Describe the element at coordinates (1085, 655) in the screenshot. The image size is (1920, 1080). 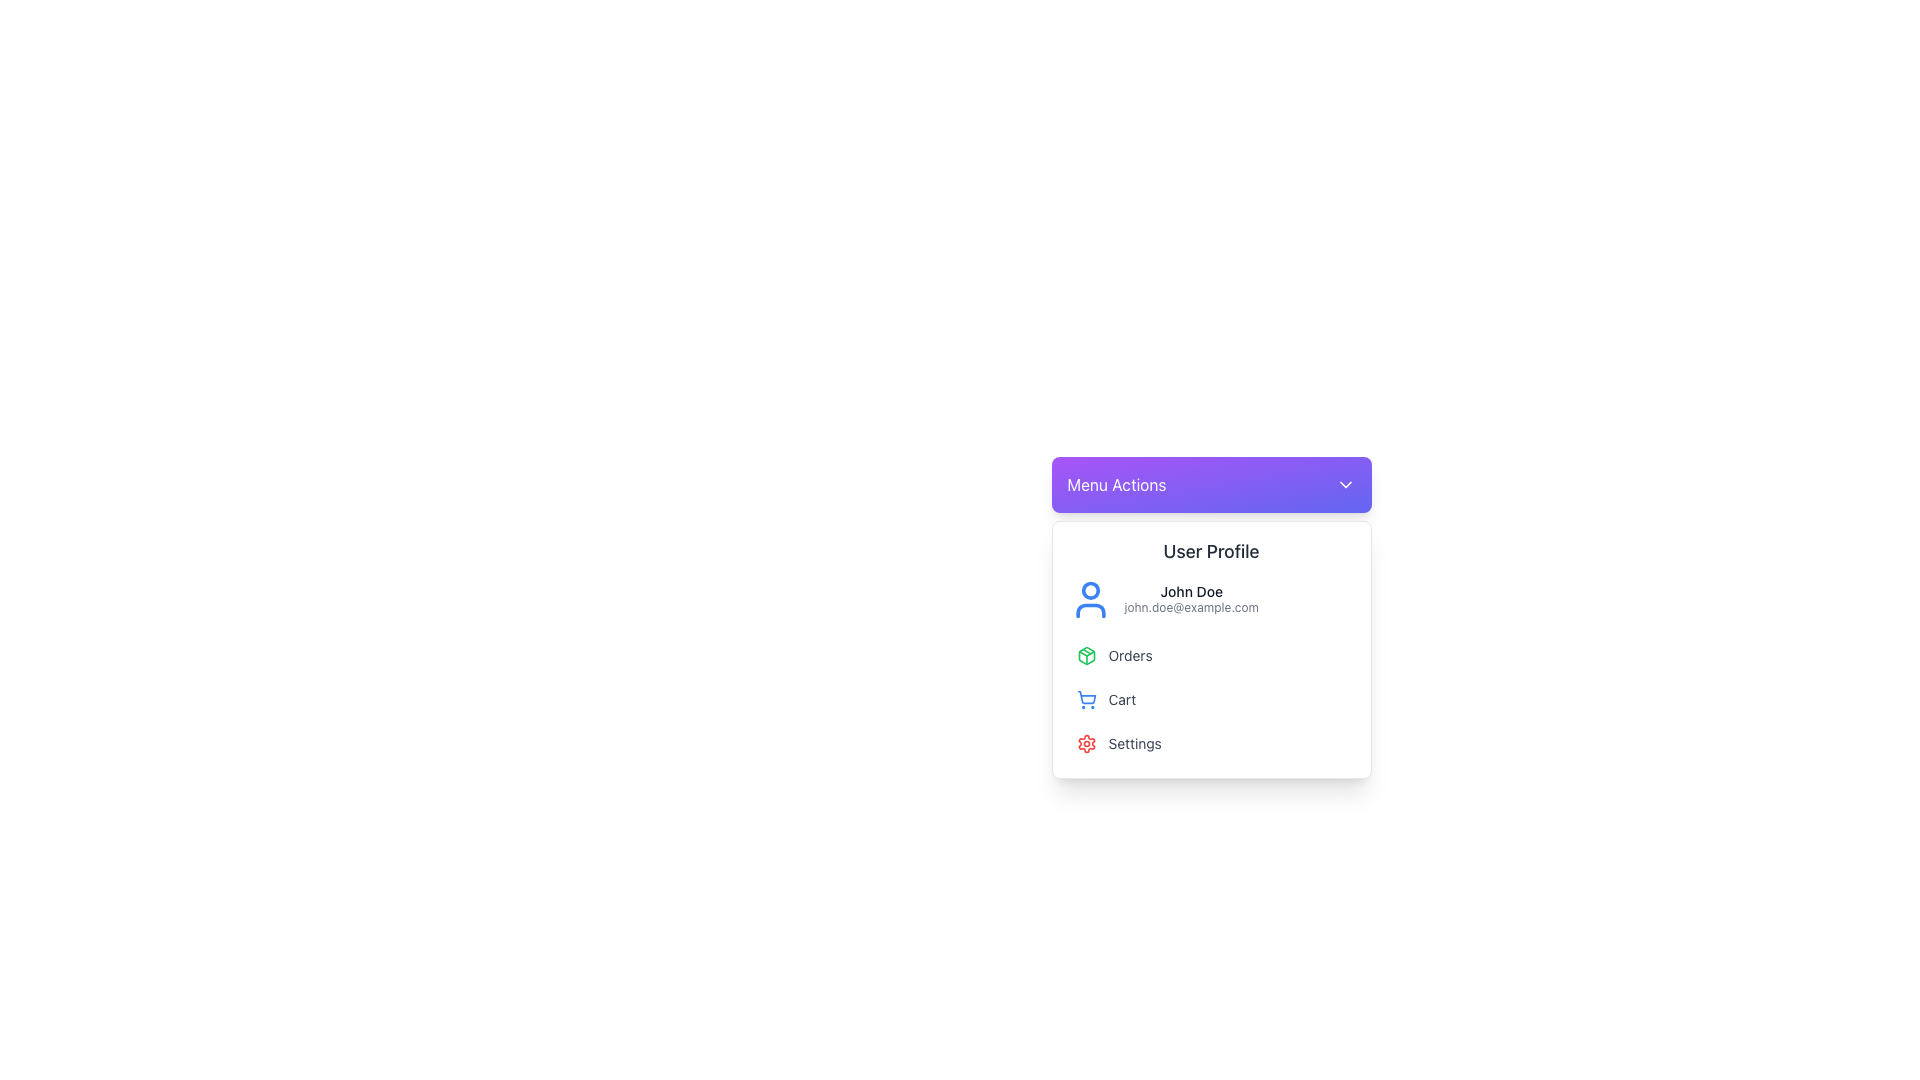
I see `the decorative icon for the 'Orders' menu action, which is located within the vertical list of menu actions below the 'User Profile' section` at that location.